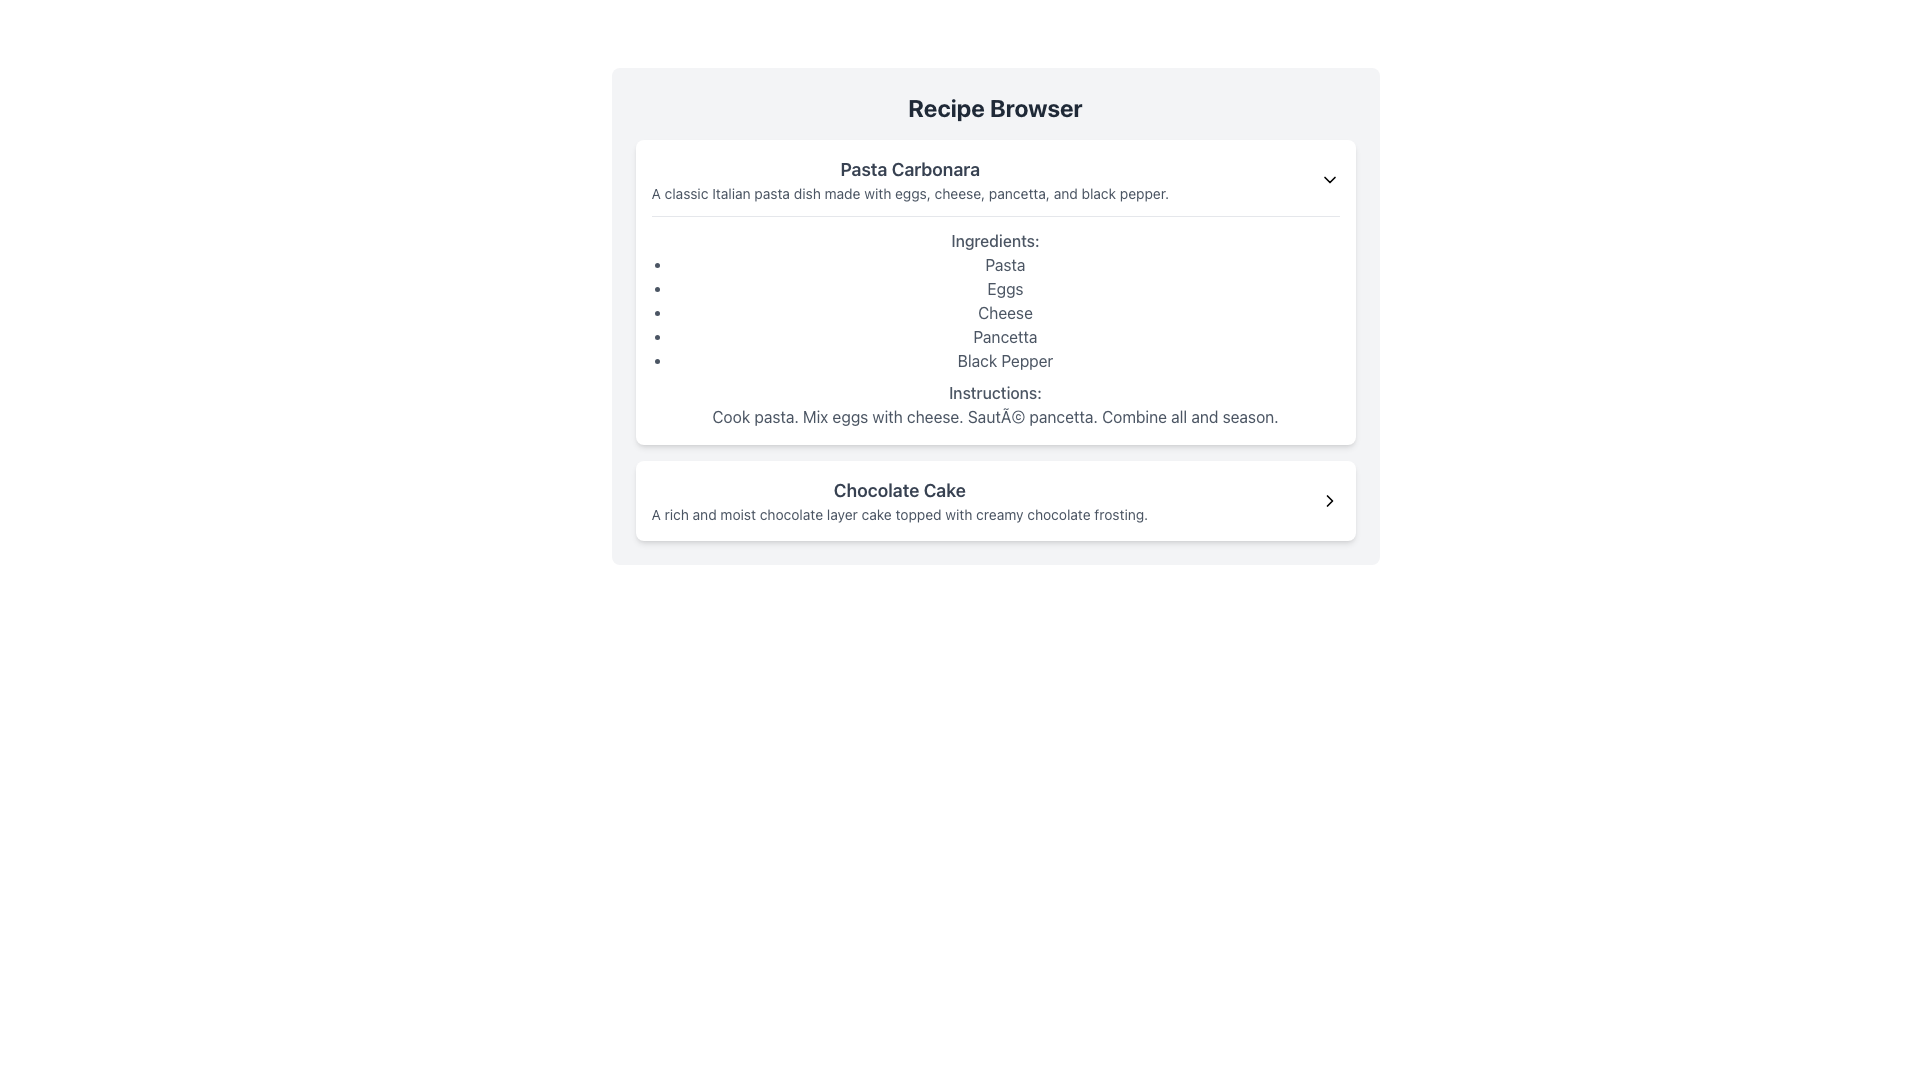 This screenshot has height=1080, width=1920. I want to click on static text description located directly beneath the bold title 'Pasta Carbonara' in the 'Recipe Browser' content box, so click(909, 193).